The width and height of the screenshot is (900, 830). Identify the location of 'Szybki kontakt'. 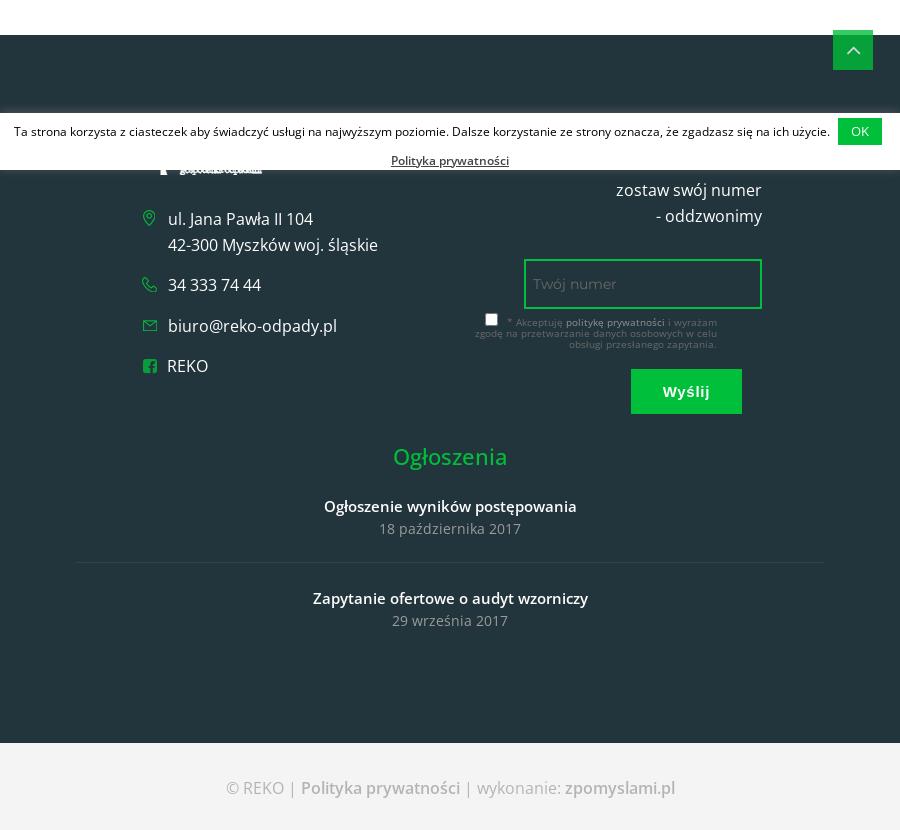
(682, 141).